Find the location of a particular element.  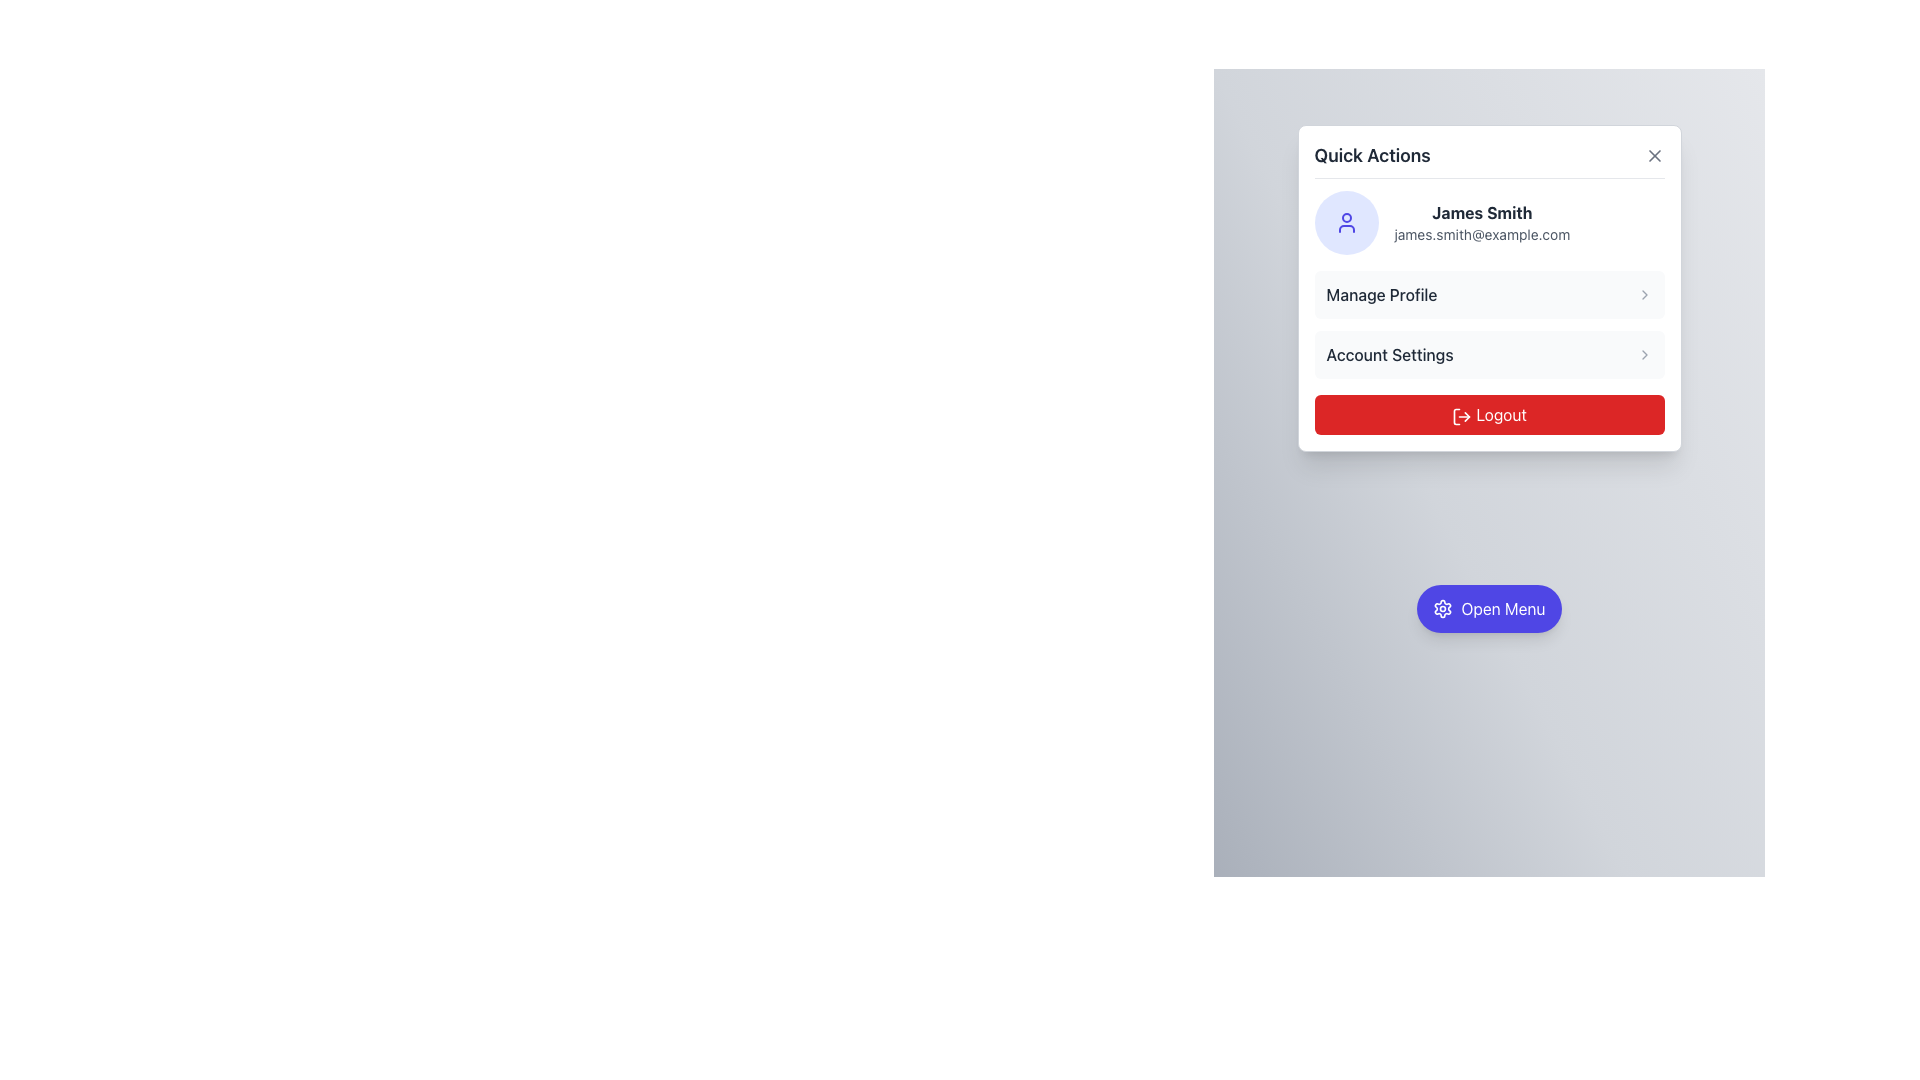

the close button located at the top-right corner of the 'Quick Actions' panel is located at coordinates (1654, 154).